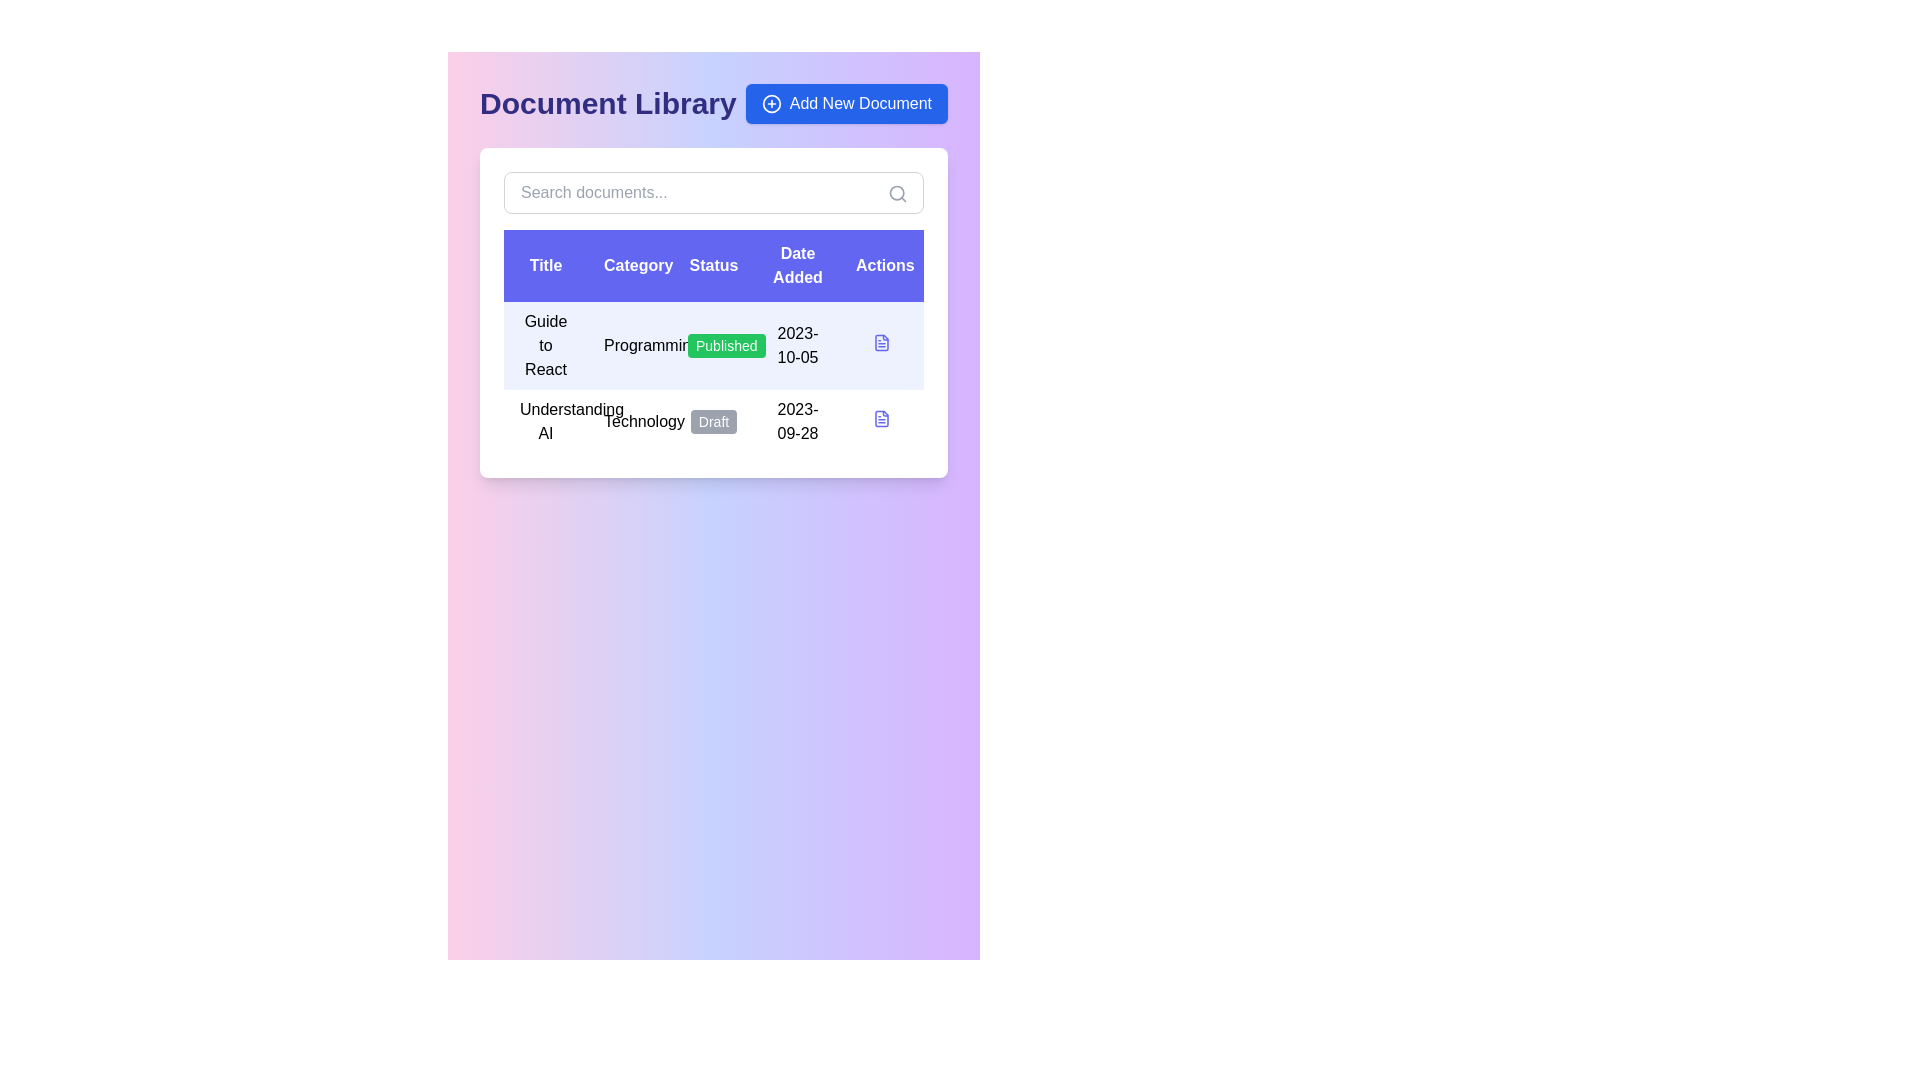 The image size is (1920, 1080). What do you see at coordinates (881, 345) in the screenshot?
I see `the document icon with a light blue outline and white background, located in the 'Actions' column of the first row` at bounding box center [881, 345].